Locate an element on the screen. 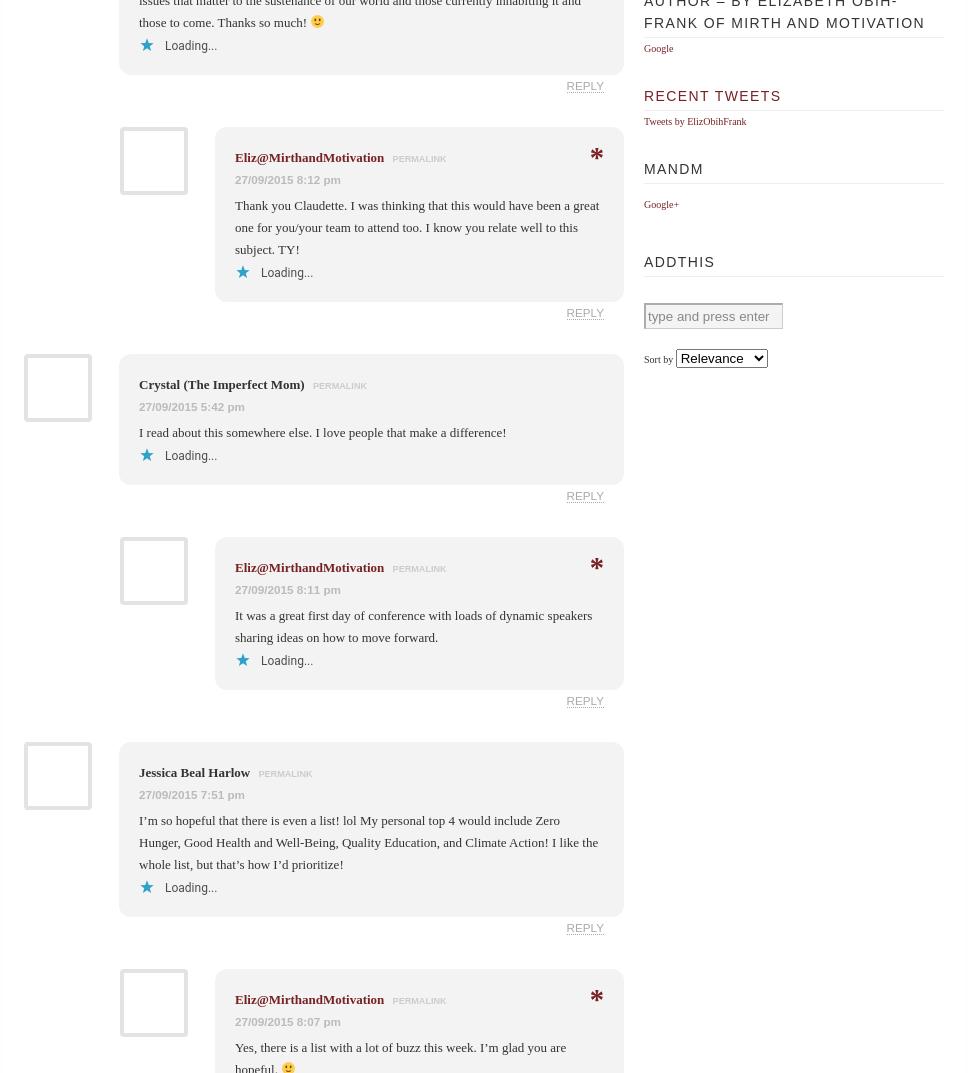  'I read about this somewhere else. I love people that make a difference!' is located at coordinates (321, 431).